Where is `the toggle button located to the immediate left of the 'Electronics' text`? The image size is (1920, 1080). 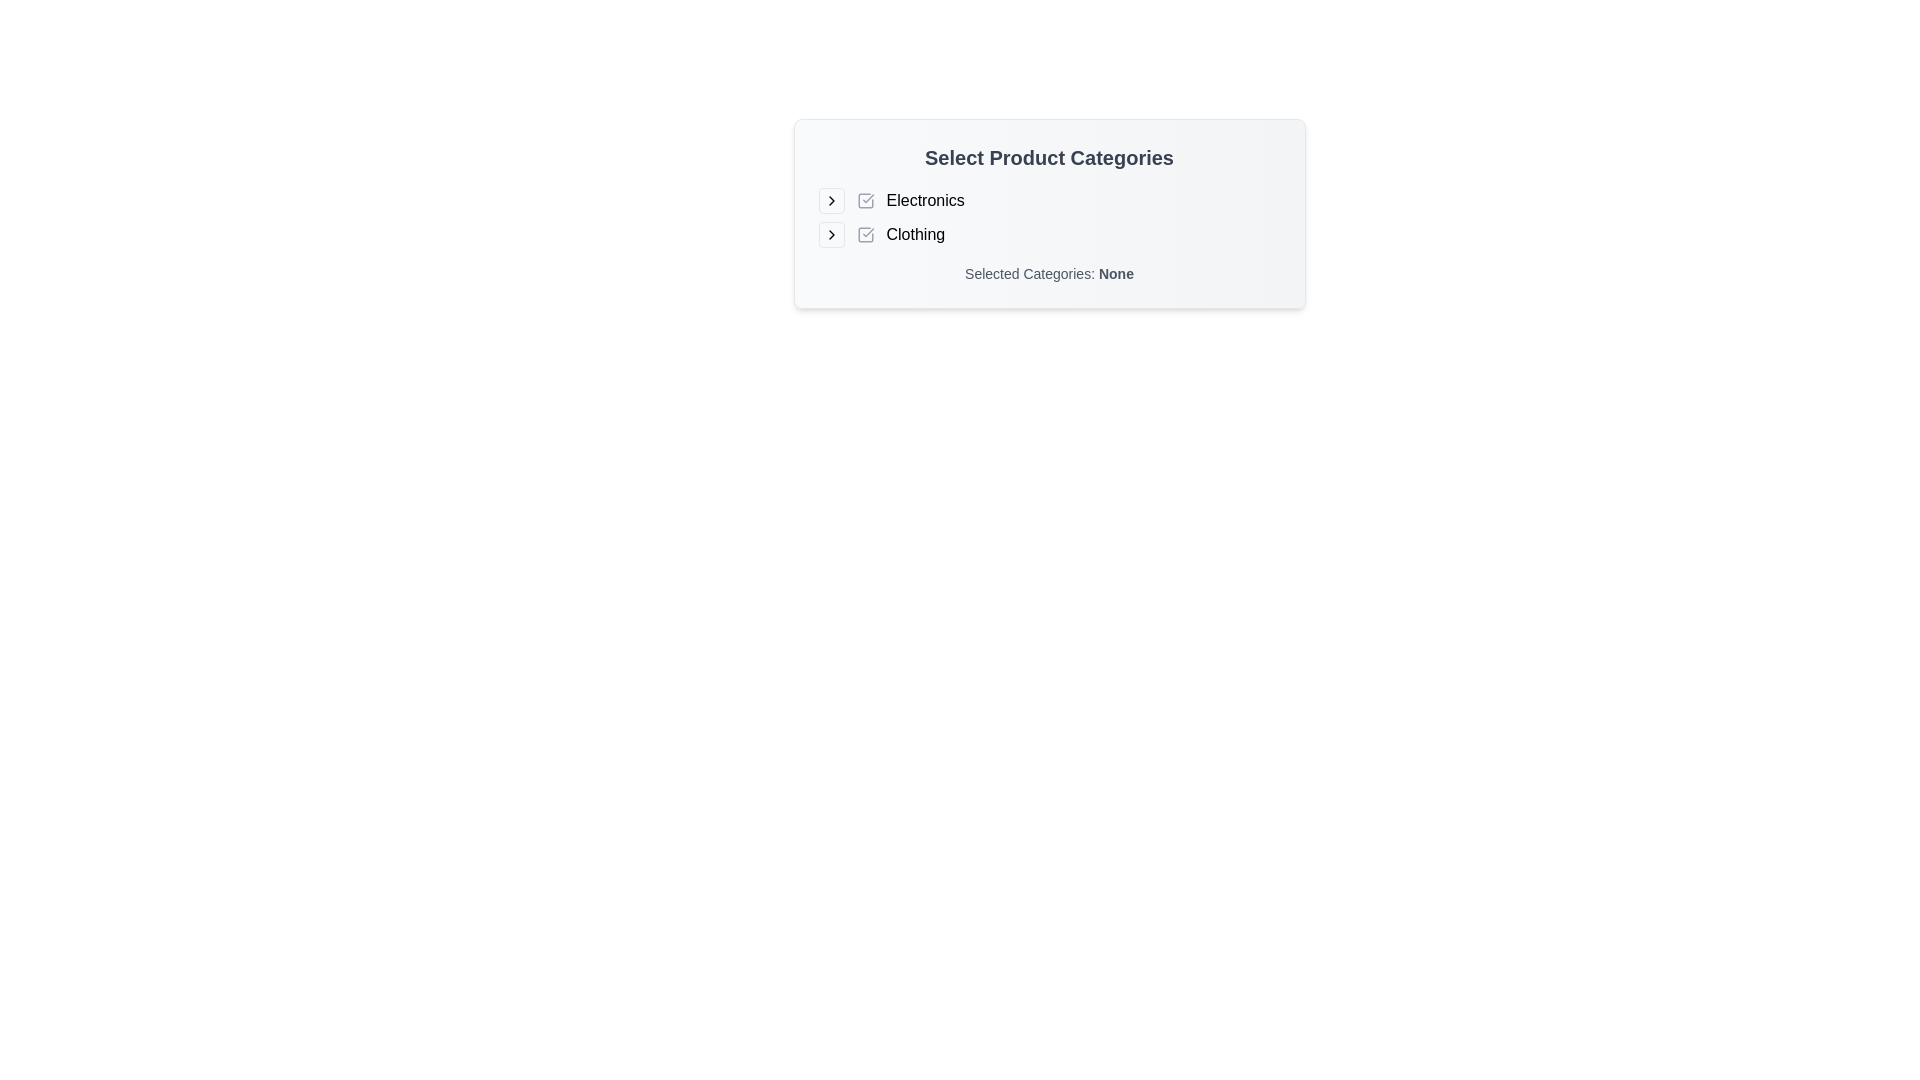
the toggle button located to the immediate left of the 'Electronics' text is located at coordinates (831, 200).